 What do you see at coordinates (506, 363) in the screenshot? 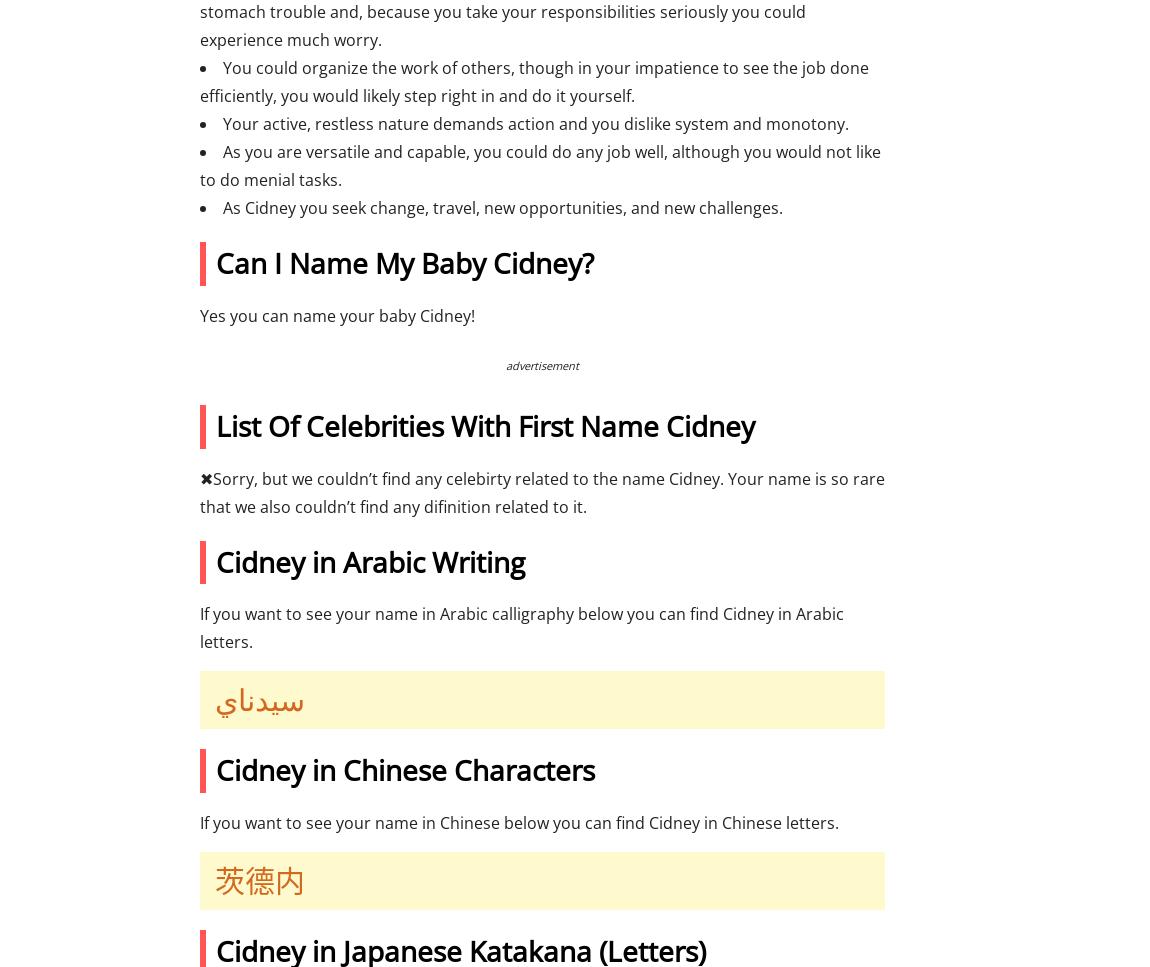
I see `'advertisement'` at bounding box center [506, 363].